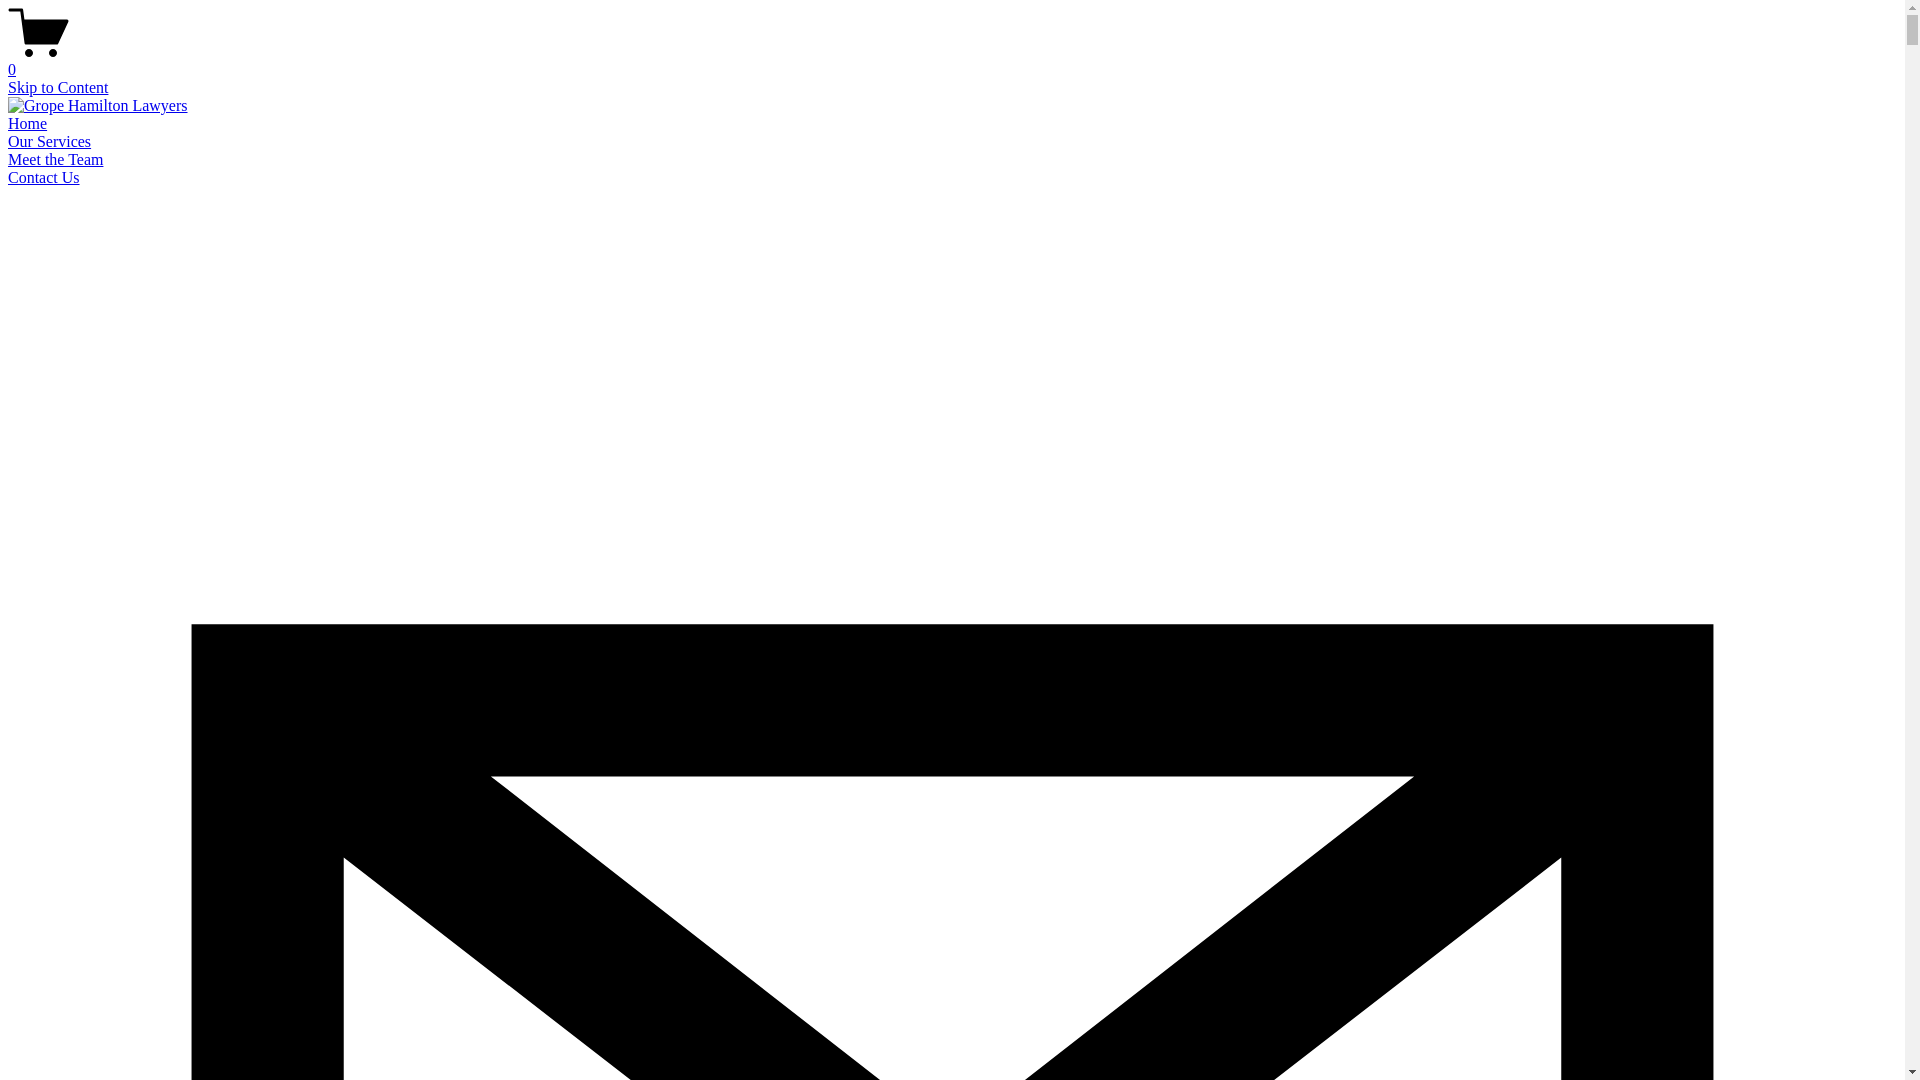 This screenshot has height=1080, width=1920. What do you see at coordinates (43, 176) in the screenshot?
I see `'Contact Us'` at bounding box center [43, 176].